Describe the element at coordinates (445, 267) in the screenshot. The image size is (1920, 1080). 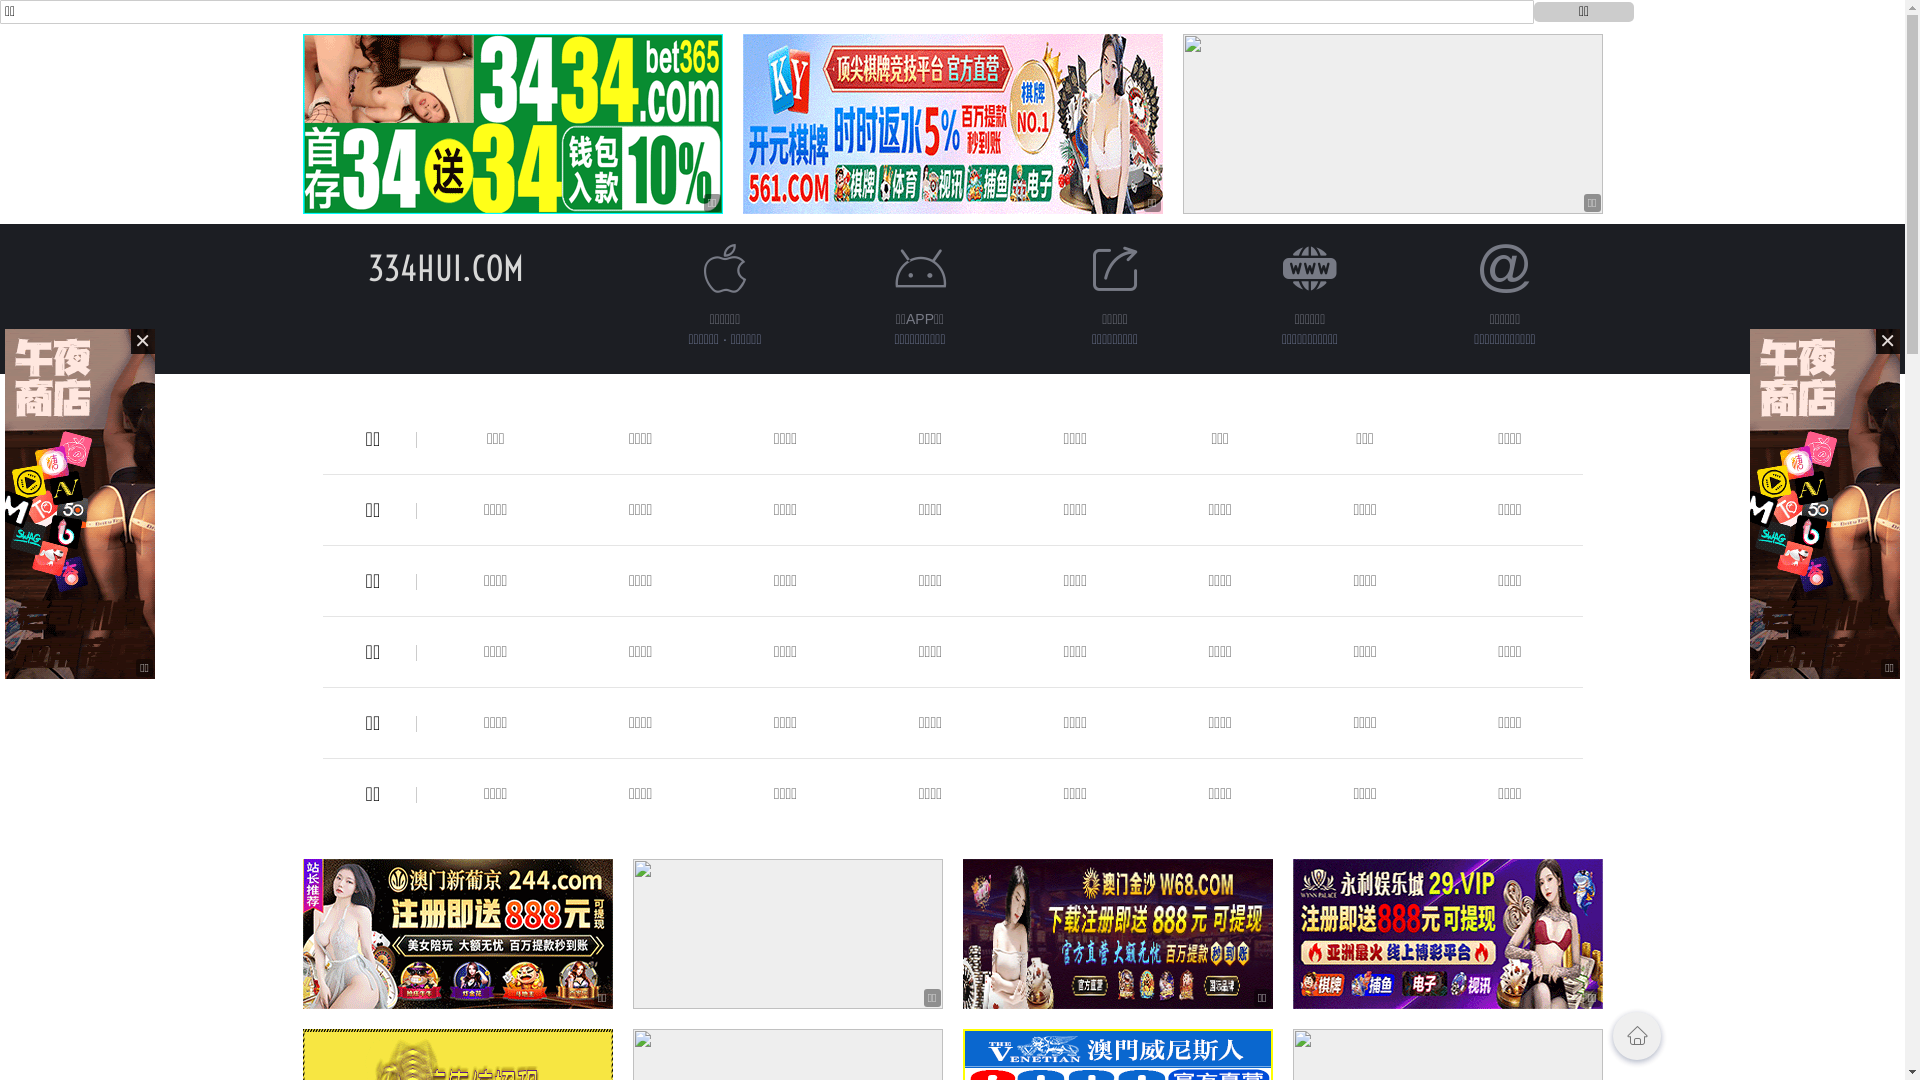
I see `'334HUI.COM'` at that location.